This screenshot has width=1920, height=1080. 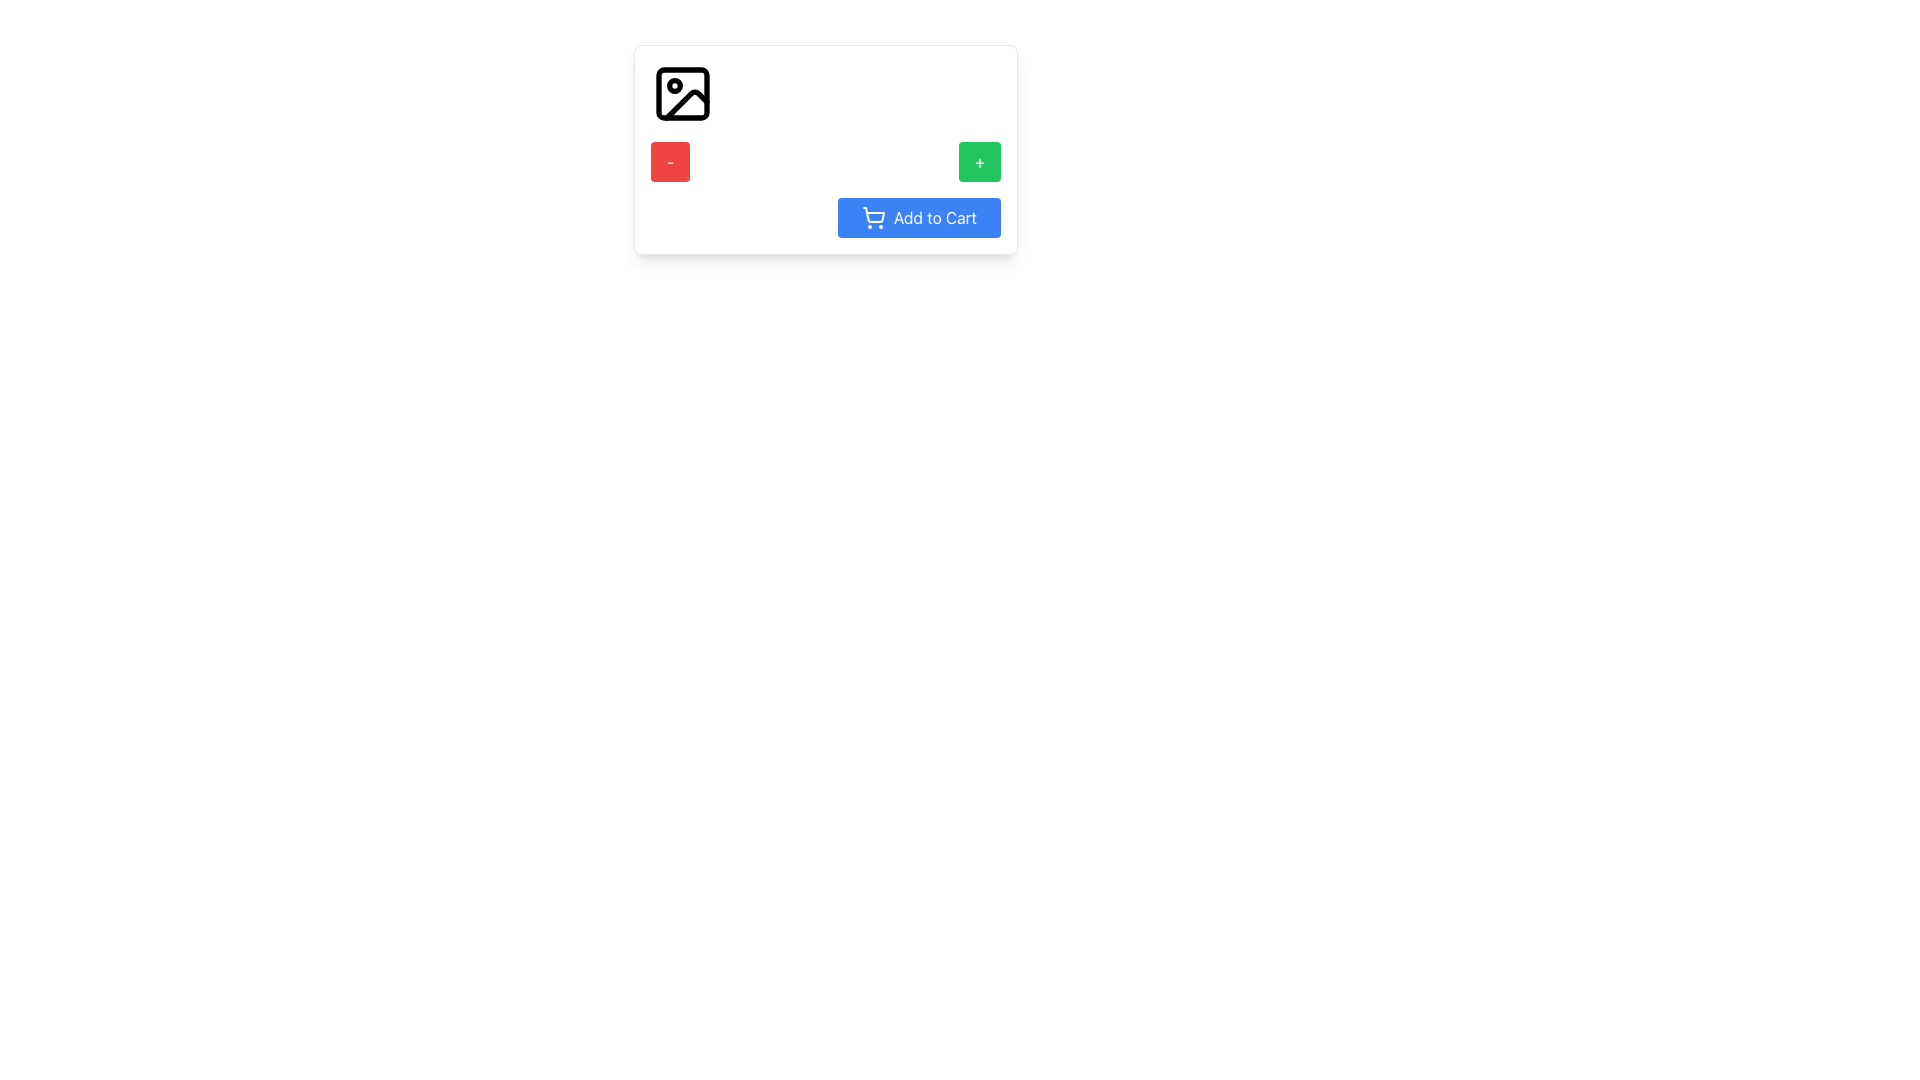 What do you see at coordinates (980, 161) in the screenshot?
I see `the green square button with rounded corners displaying a '+' symbol to increase the quantity` at bounding box center [980, 161].